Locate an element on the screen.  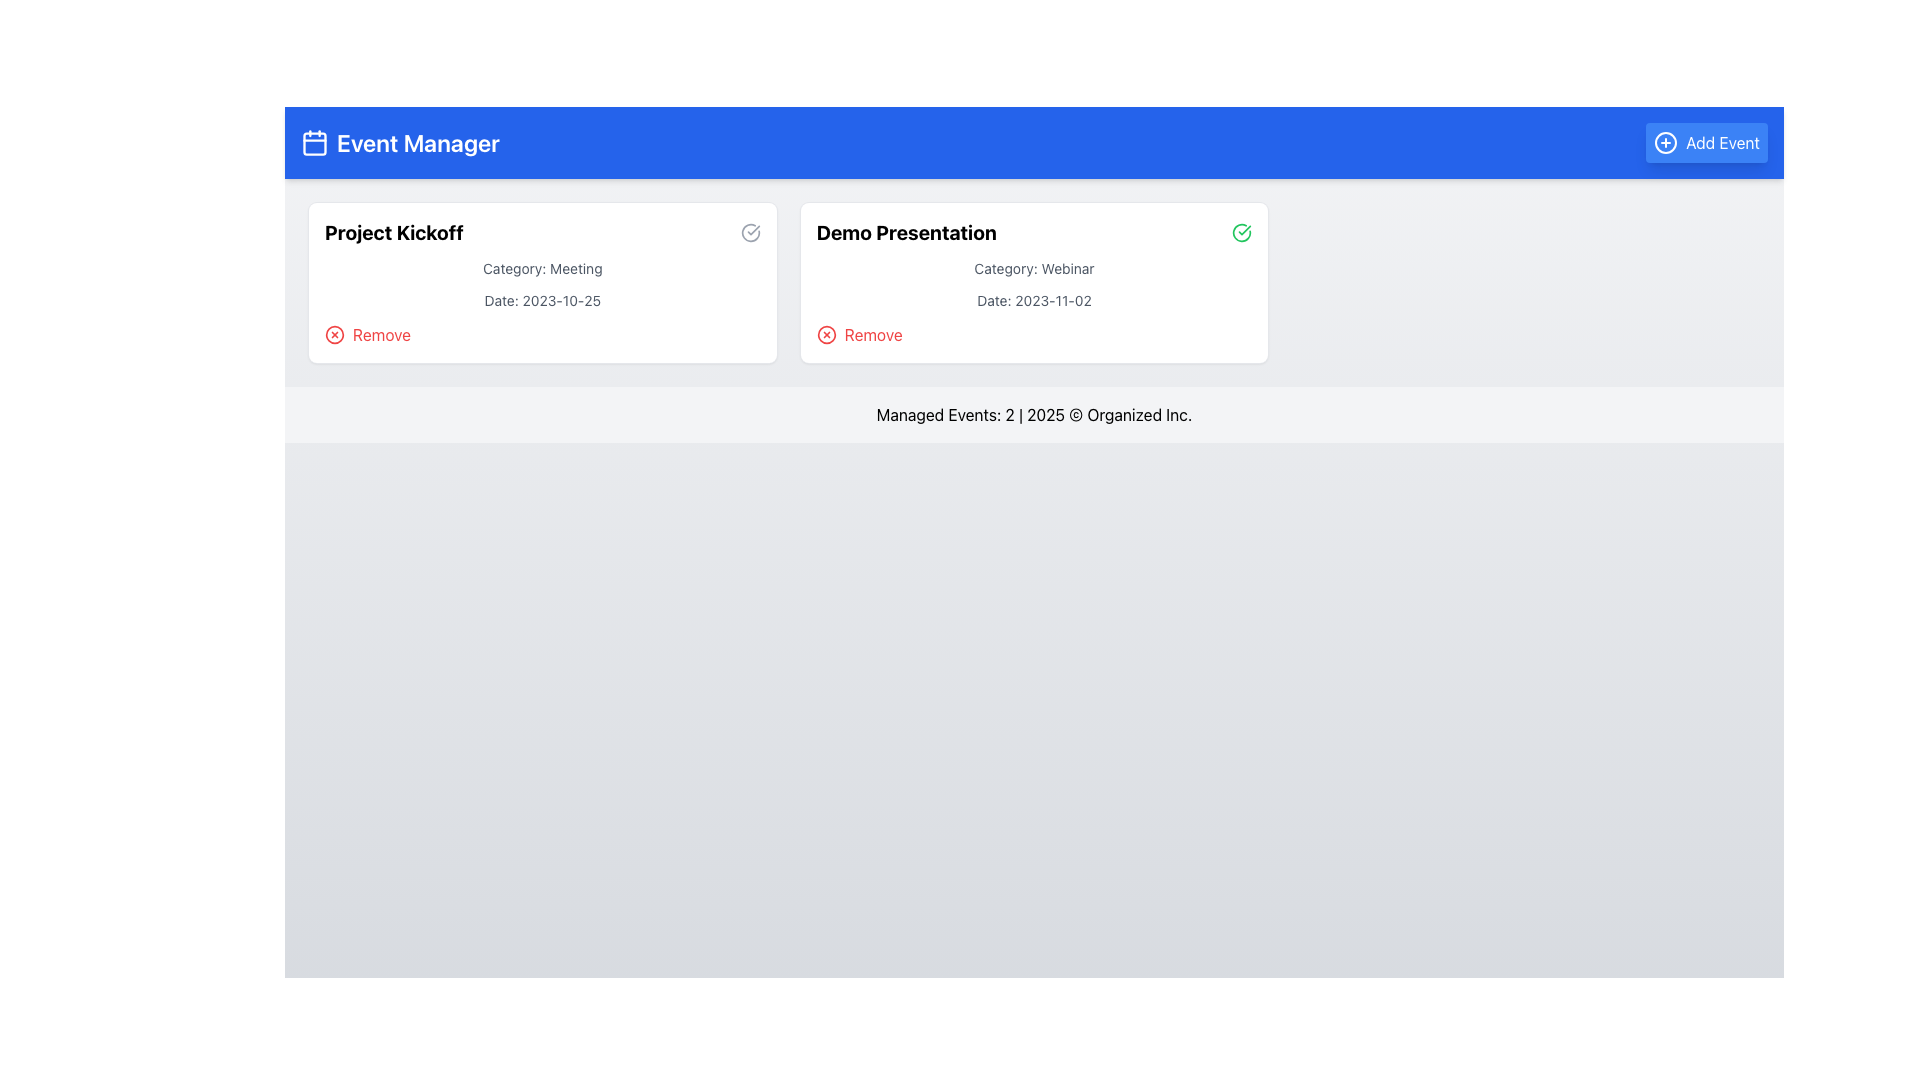
the verification or success indicator icon located at the top-right corner of the 'Demo Presentation' event card, adjacent to the event details block is located at coordinates (1241, 231).